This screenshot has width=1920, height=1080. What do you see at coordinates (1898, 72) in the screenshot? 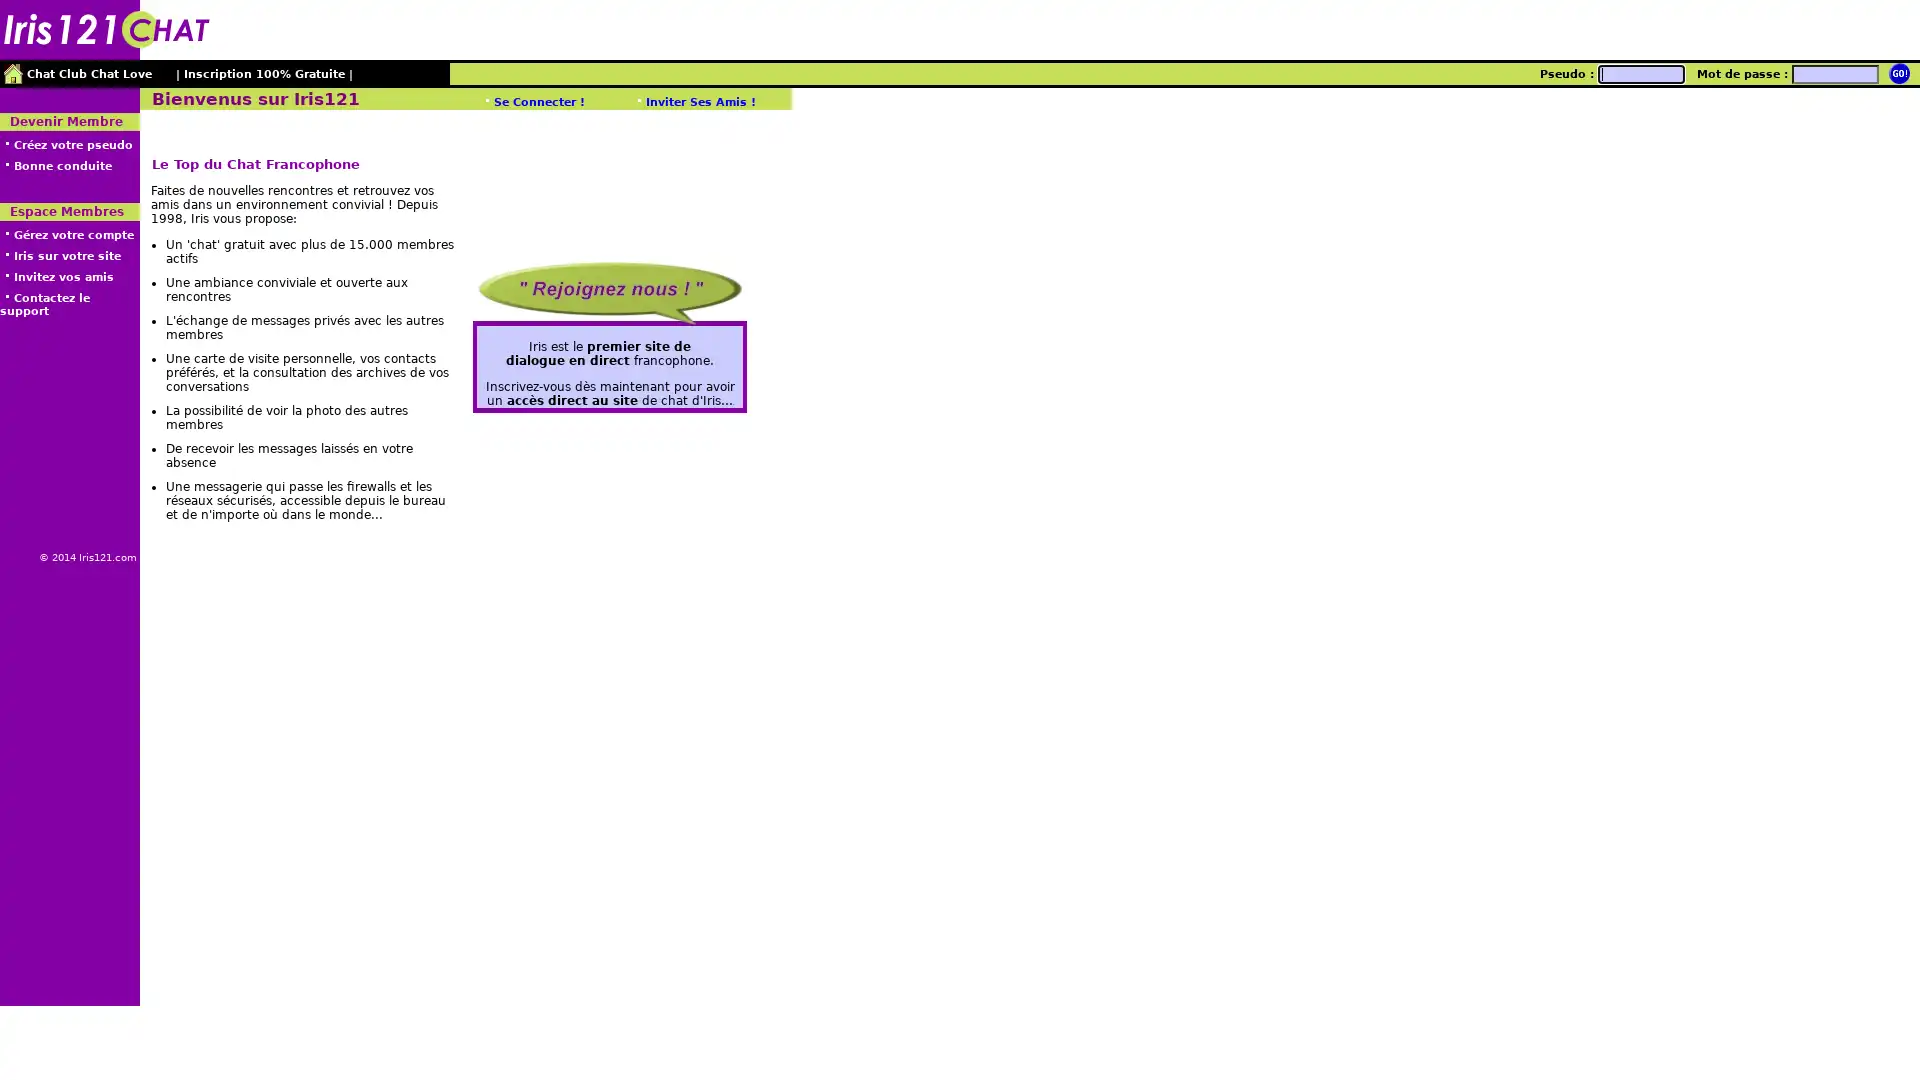
I see `Go!` at bounding box center [1898, 72].